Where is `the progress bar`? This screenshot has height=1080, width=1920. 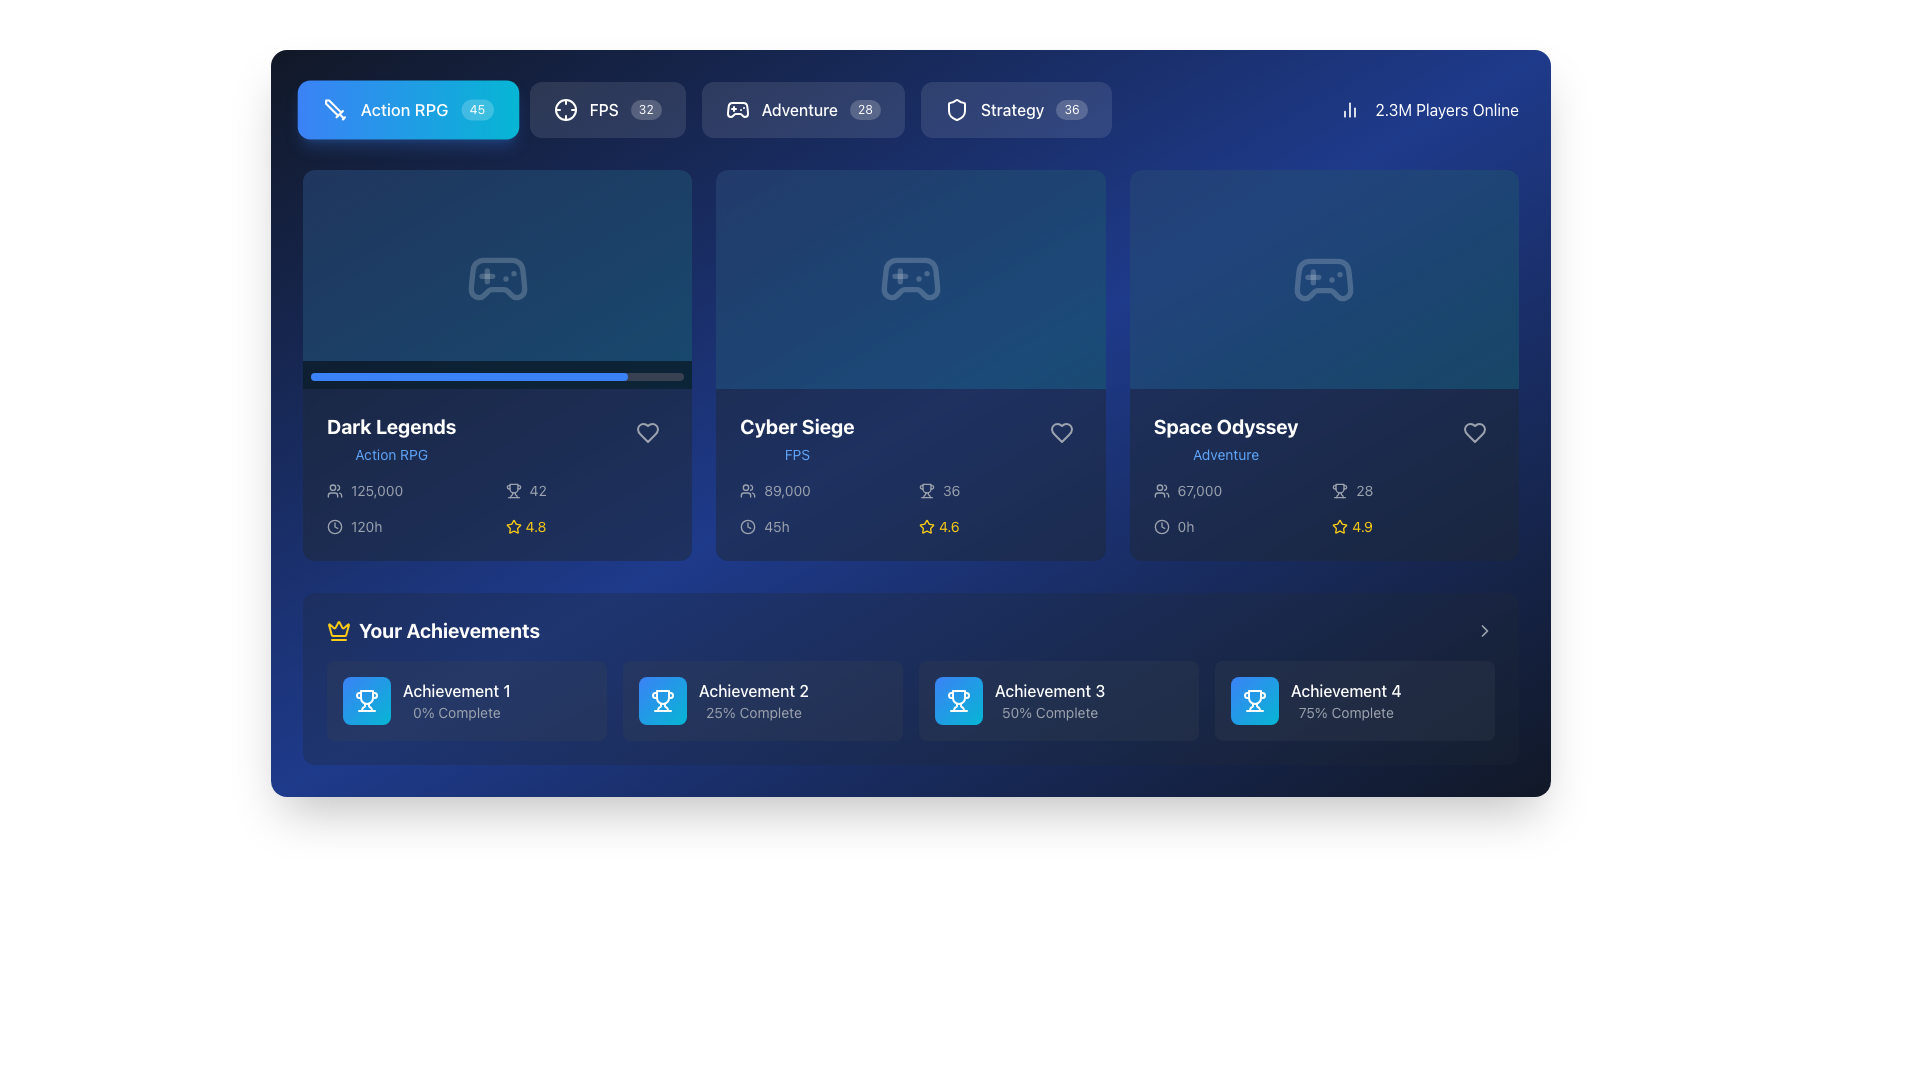 the progress bar is located at coordinates (497, 375).